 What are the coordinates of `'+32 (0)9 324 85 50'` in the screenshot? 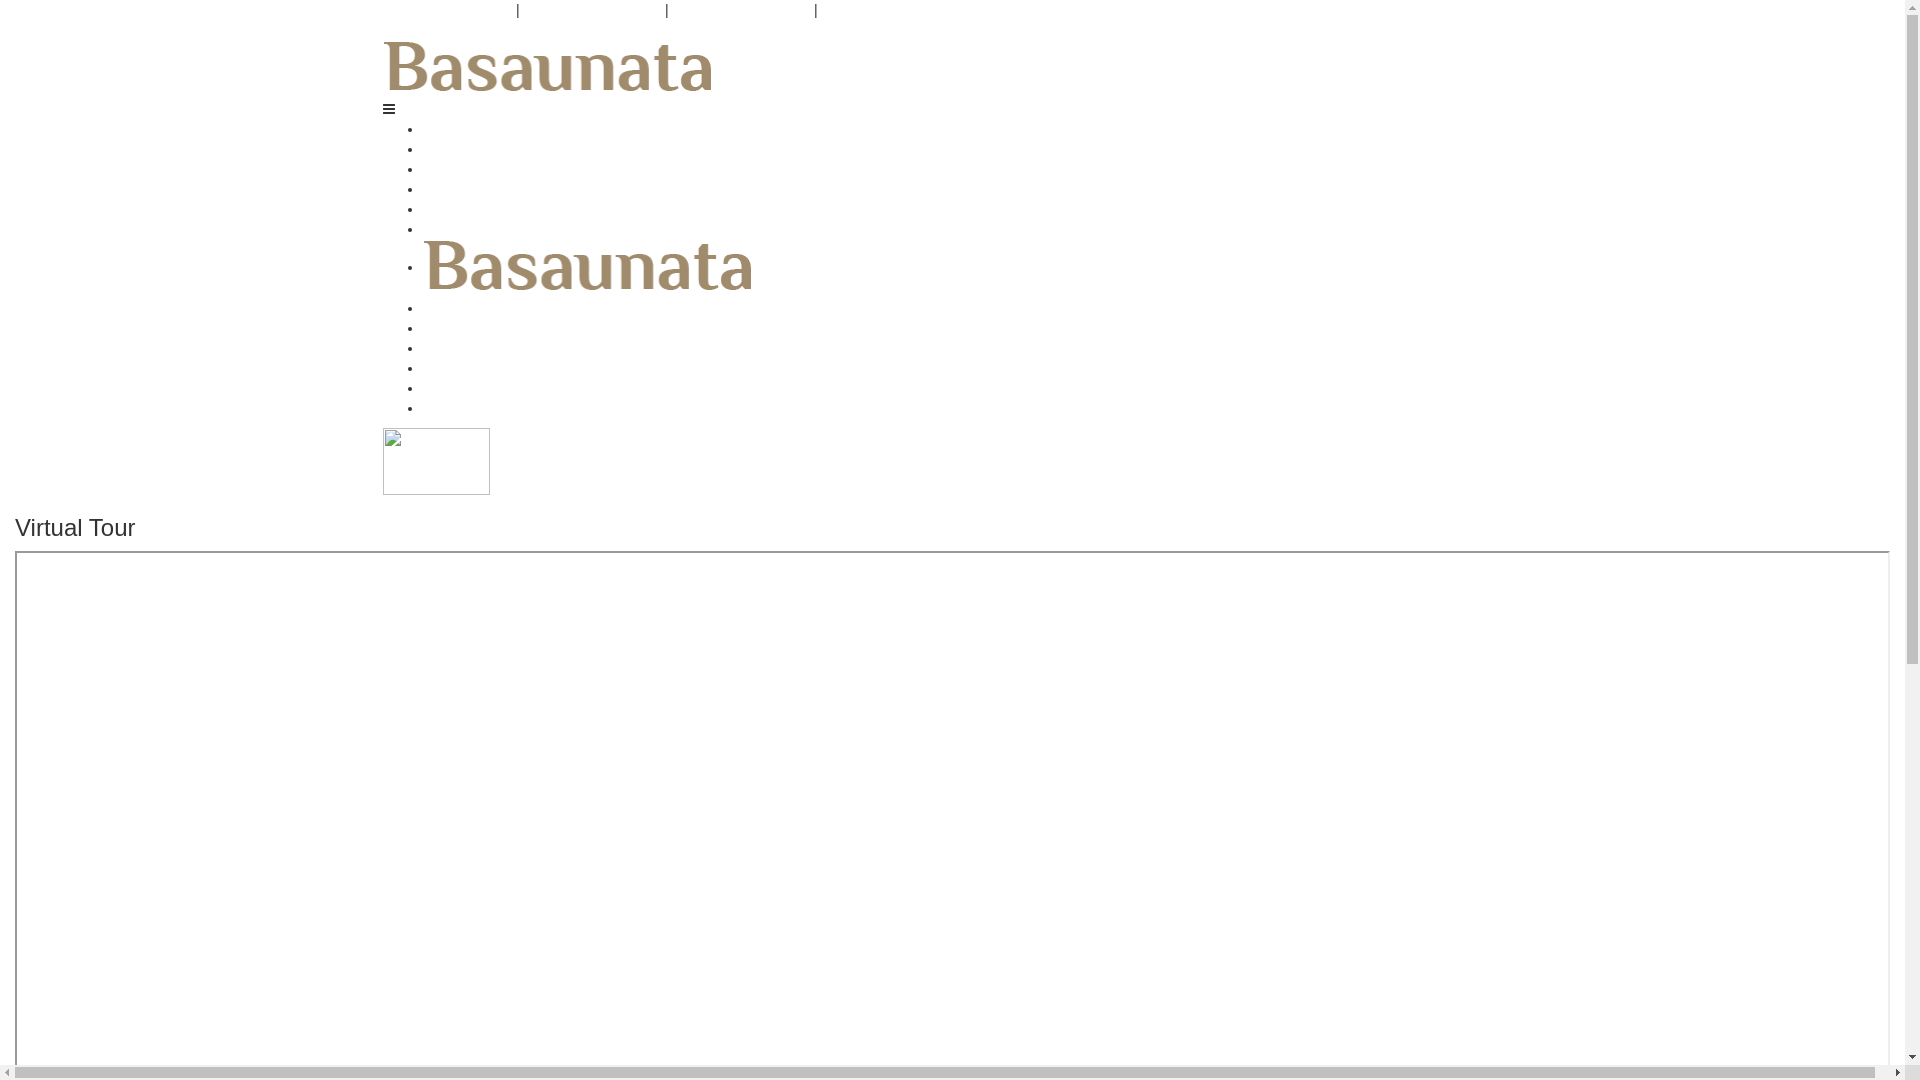 It's located at (445, 10).